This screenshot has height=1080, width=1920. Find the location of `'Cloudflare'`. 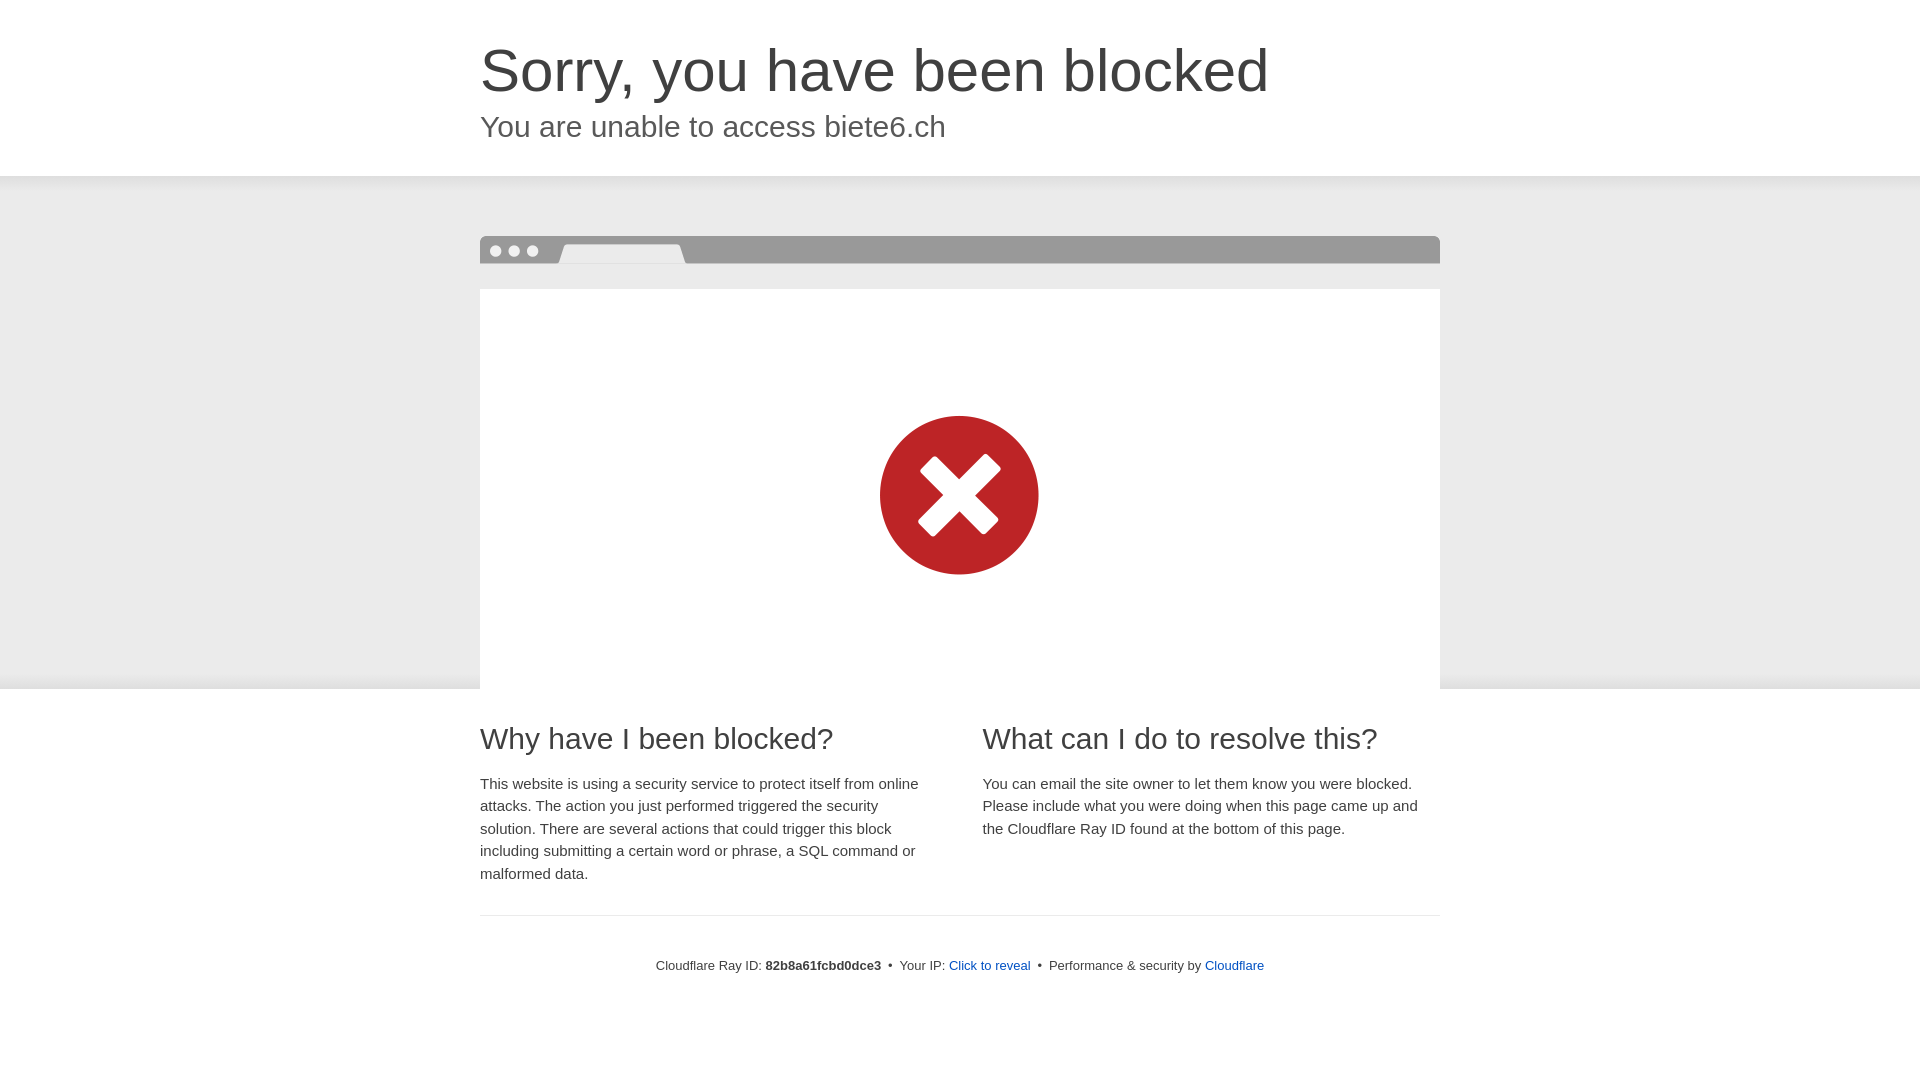

'Cloudflare' is located at coordinates (1233, 964).